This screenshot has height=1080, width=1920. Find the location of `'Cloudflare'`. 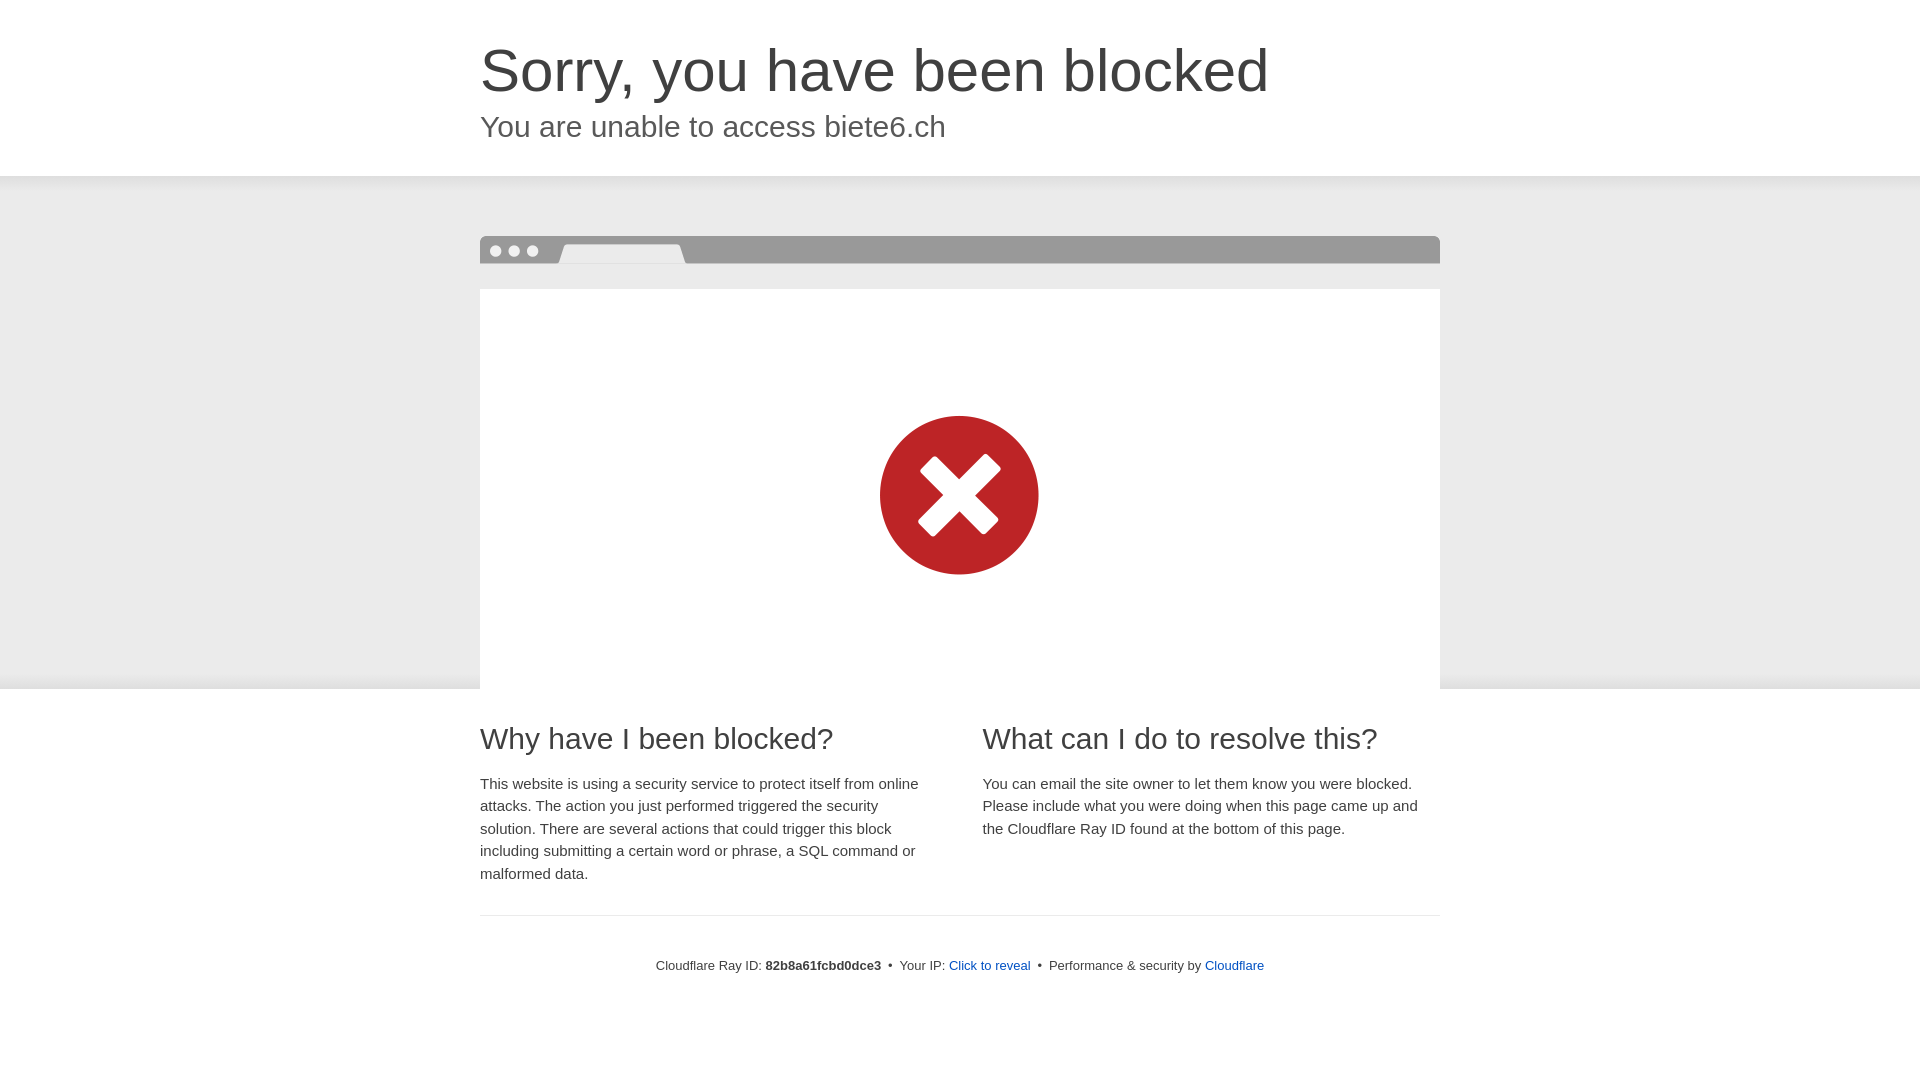

'Cloudflare' is located at coordinates (1233, 964).